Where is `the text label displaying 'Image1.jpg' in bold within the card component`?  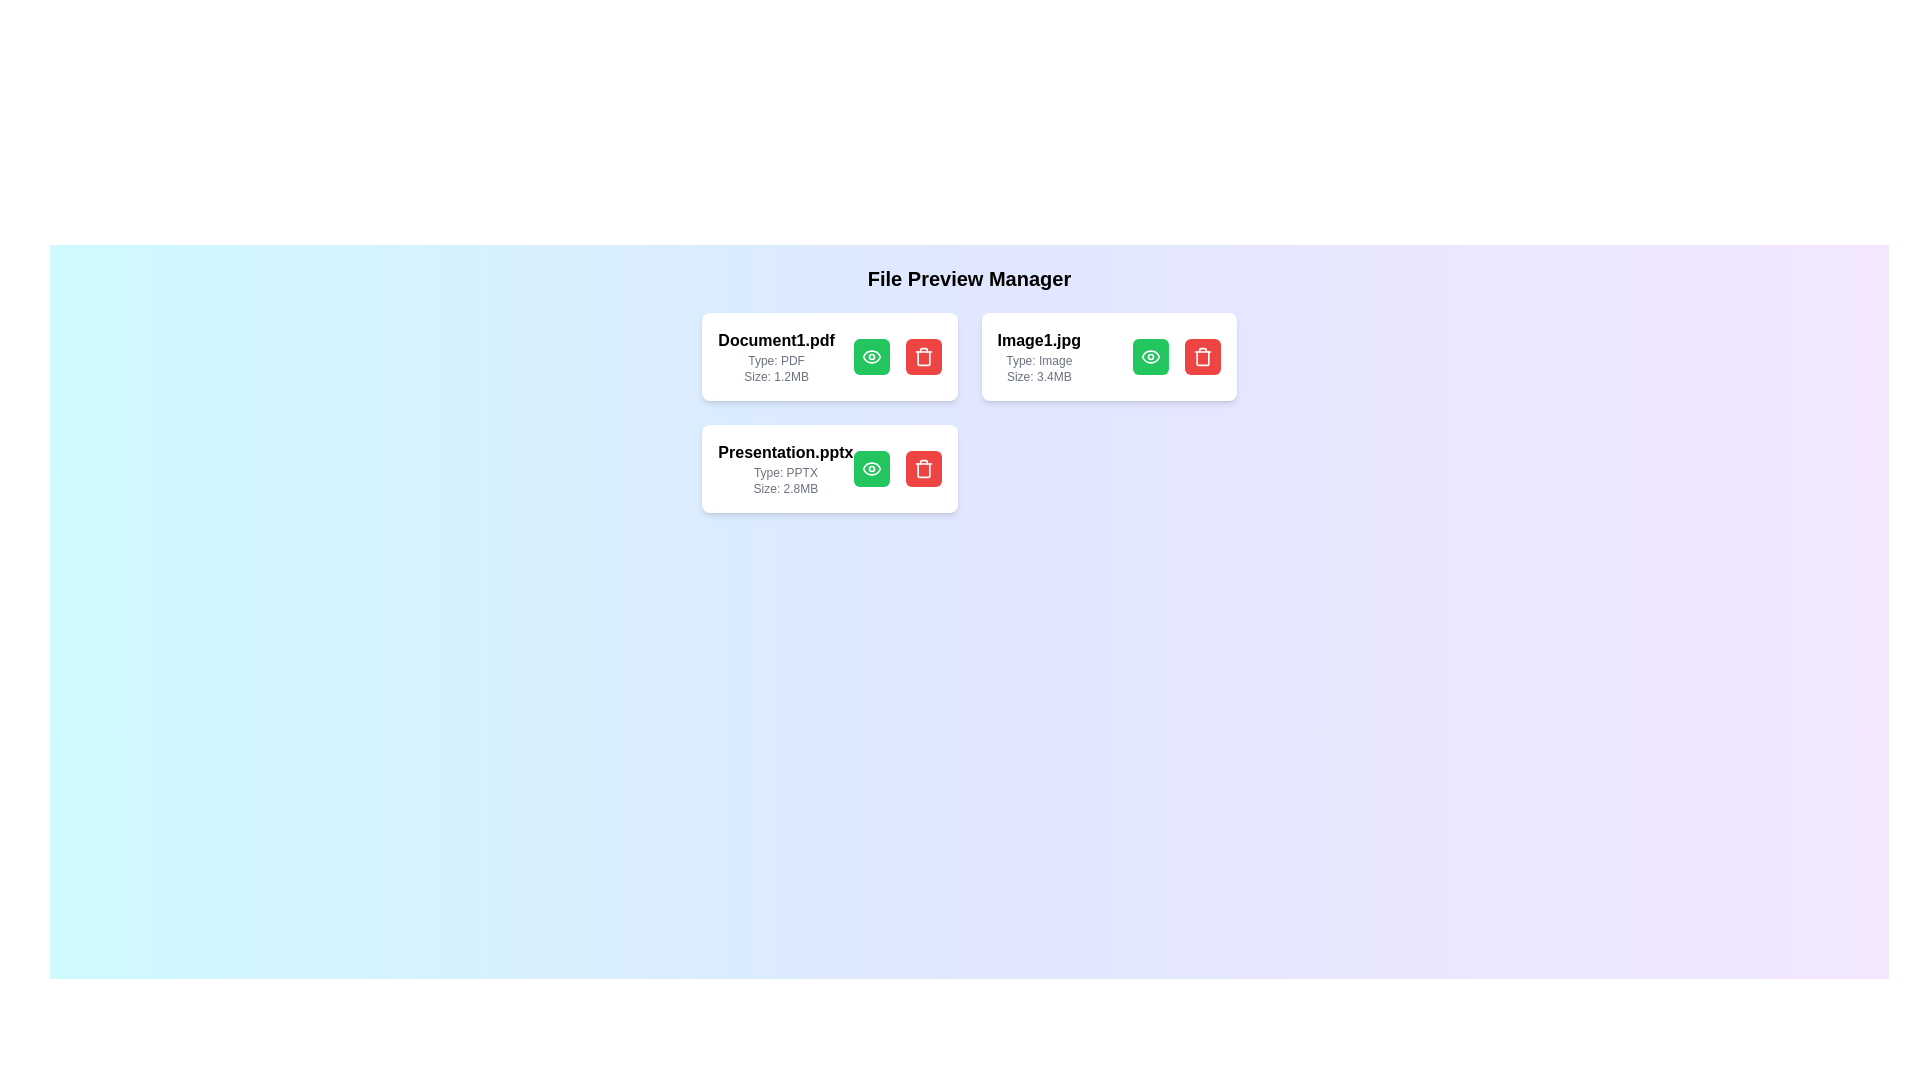 the text label displaying 'Image1.jpg' in bold within the card component is located at coordinates (1039, 356).